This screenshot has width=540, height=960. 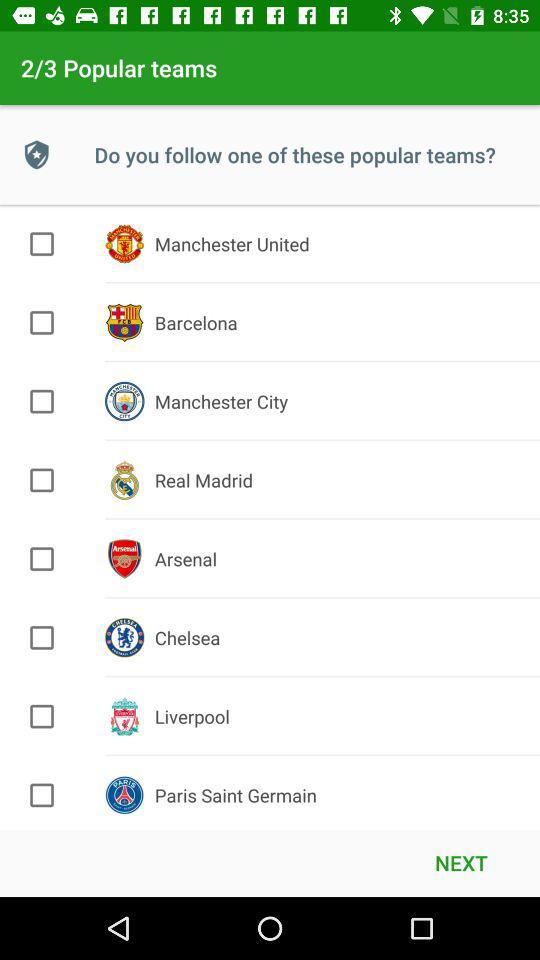 I want to click on second check box from bottom, so click(x=42, y=717).